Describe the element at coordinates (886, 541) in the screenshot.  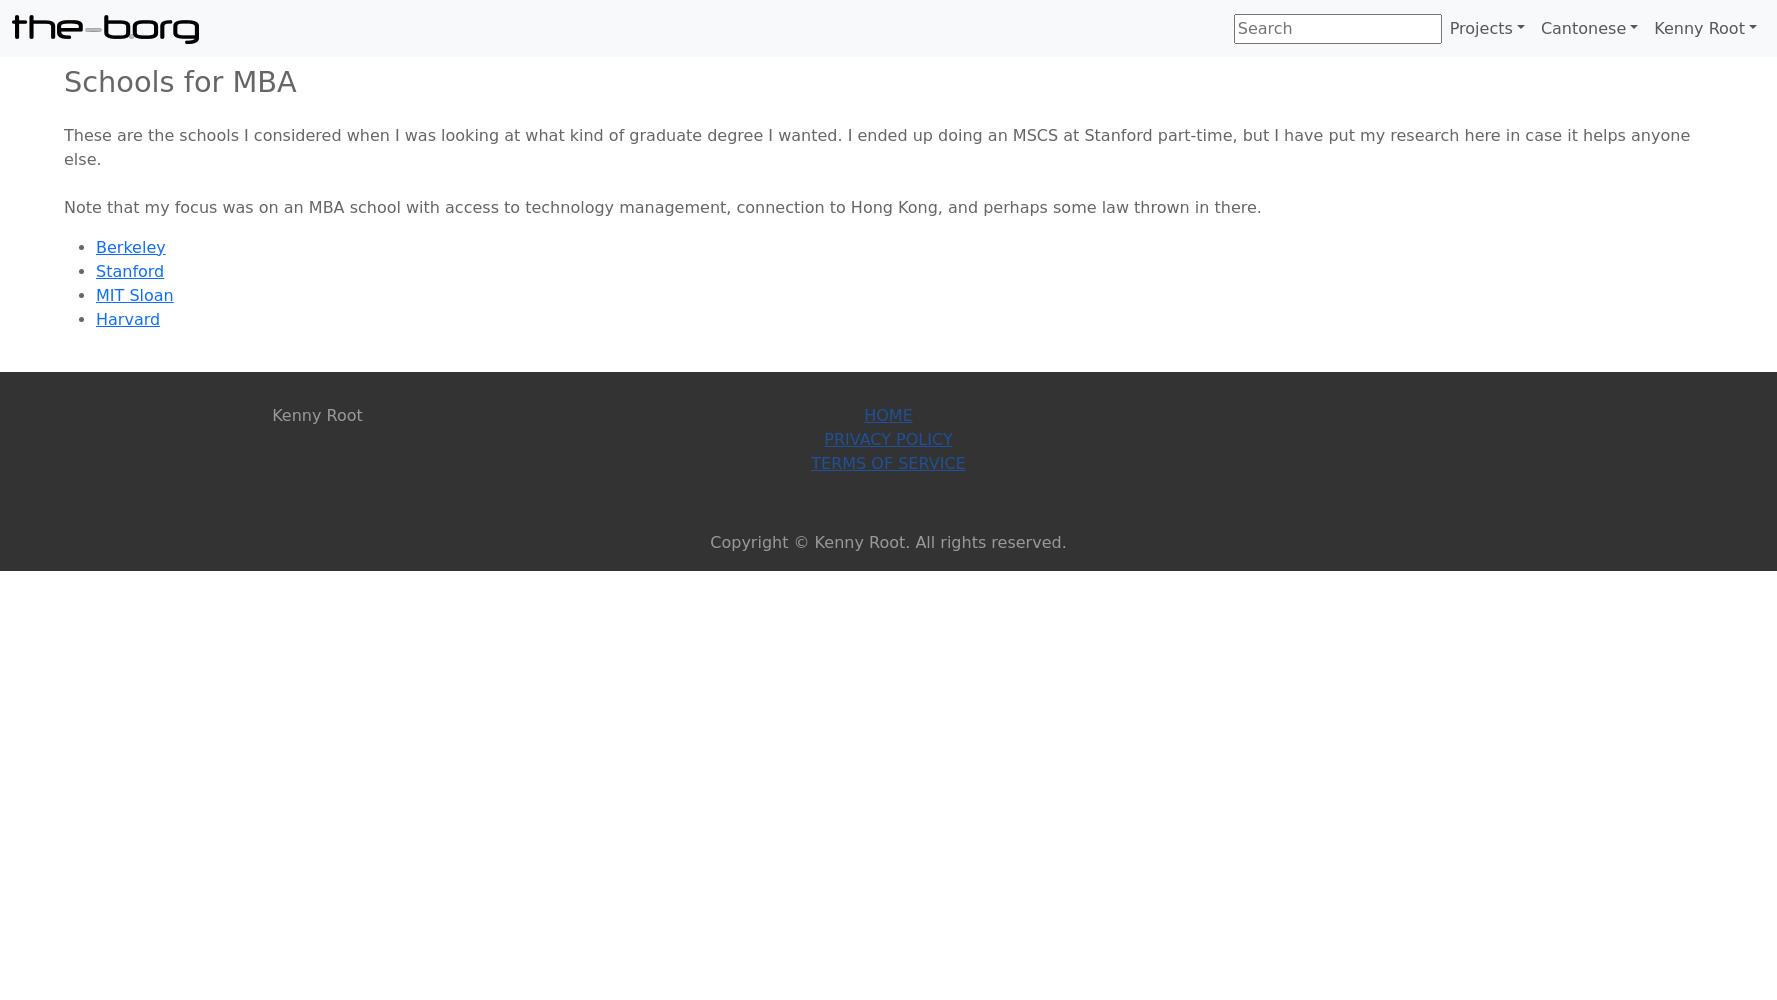
I see `'Copyright © Kenny Root. All rights reserved.'` at that location.